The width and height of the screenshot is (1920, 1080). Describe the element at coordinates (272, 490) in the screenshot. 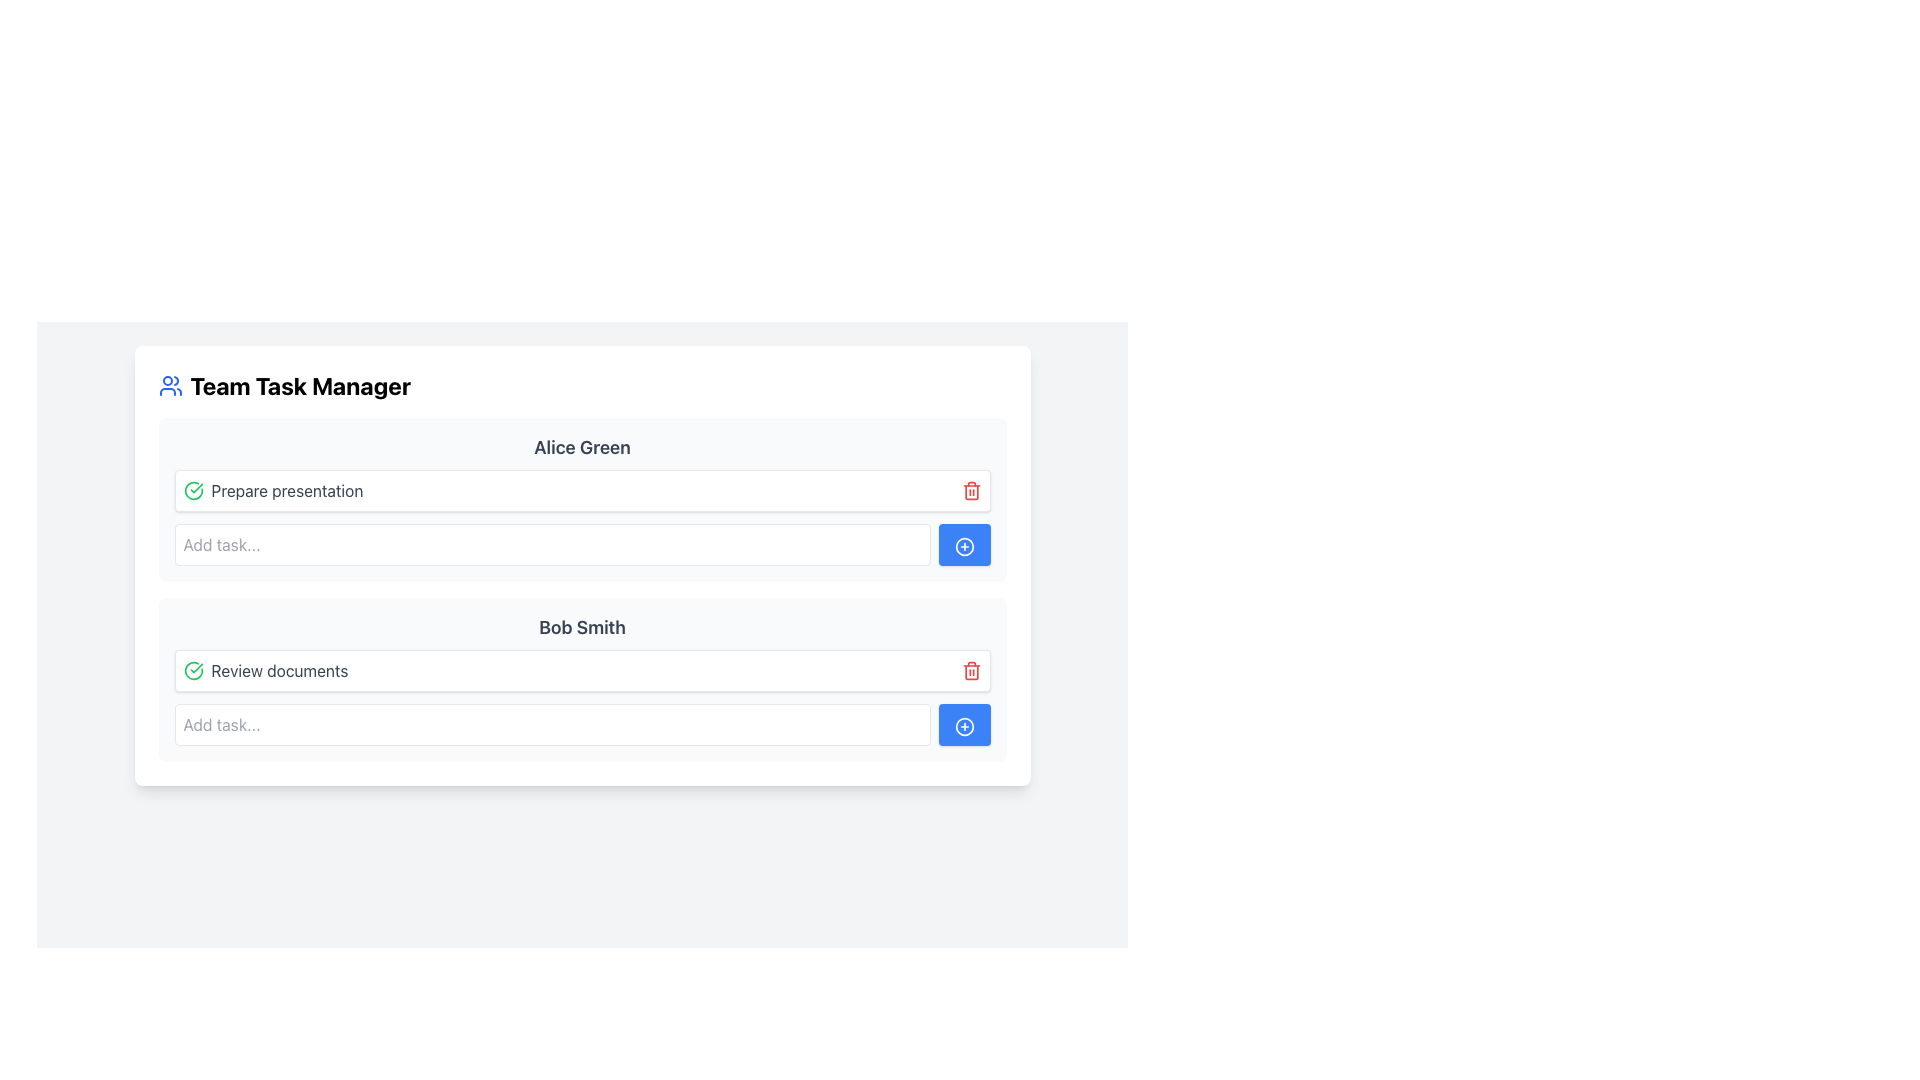

I see `the task labeled 'Prepare presentation' that is marked with a green check icon, located in the 'Alice Green' section of the task tracking interface` at that location.